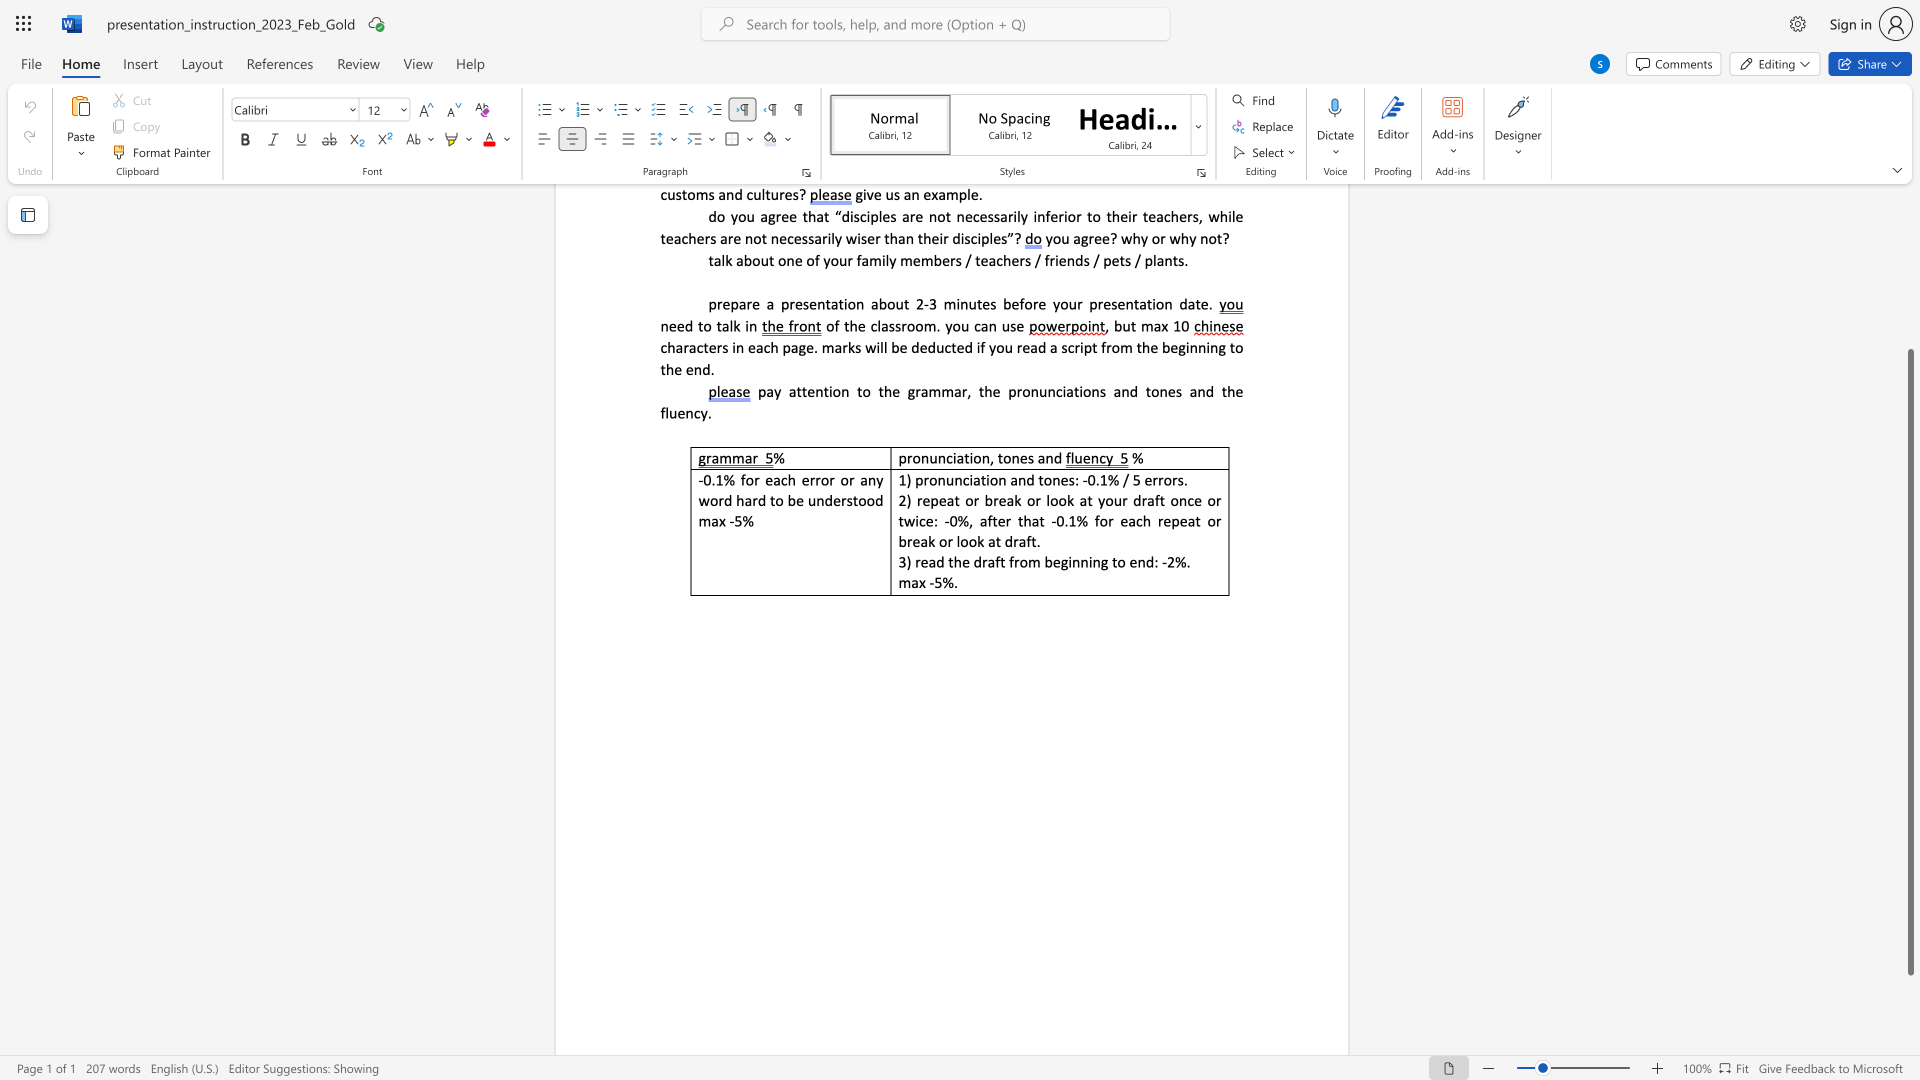  I want to click on the scrollbar and move up 20 pixels, so click(1909, 662).